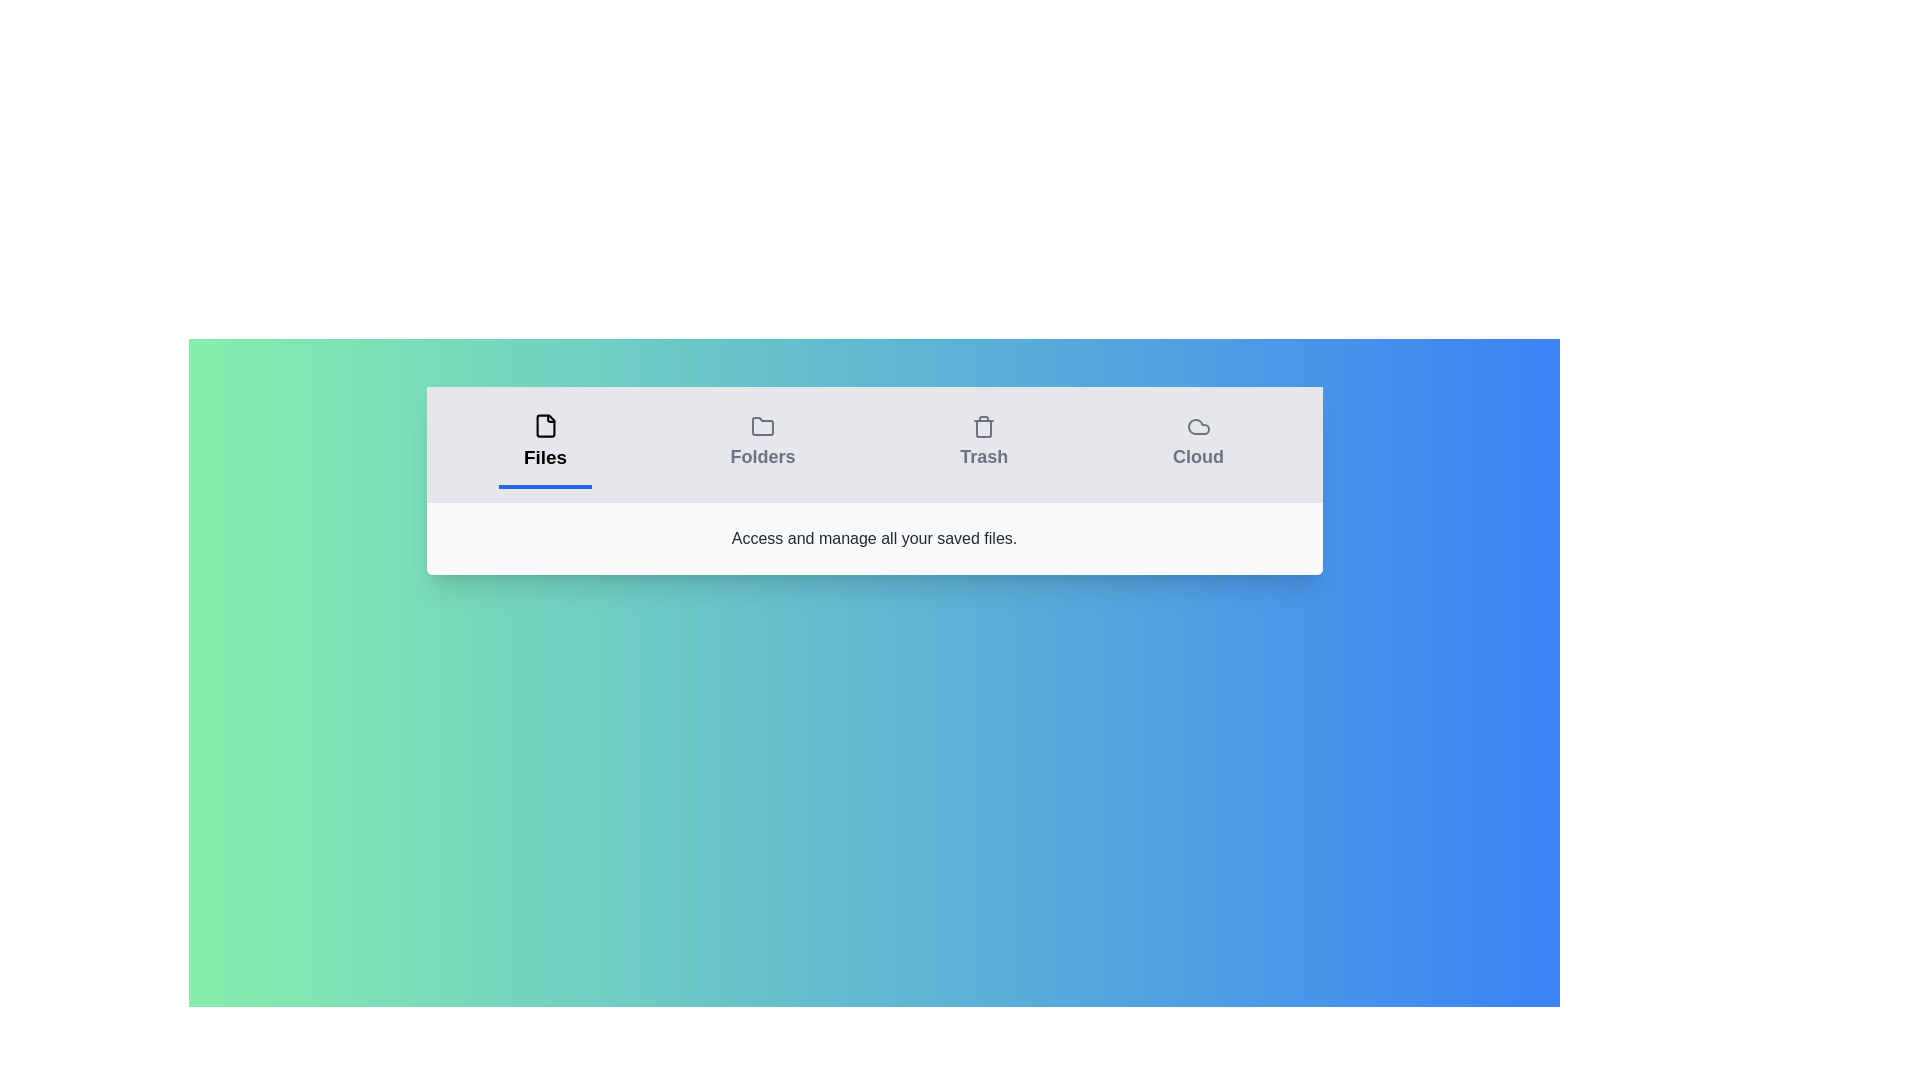 This screenshot has width=1920, height=1080. I want to click on the 'Folders' tab to switch to the folder organization view, so click(762, 443).